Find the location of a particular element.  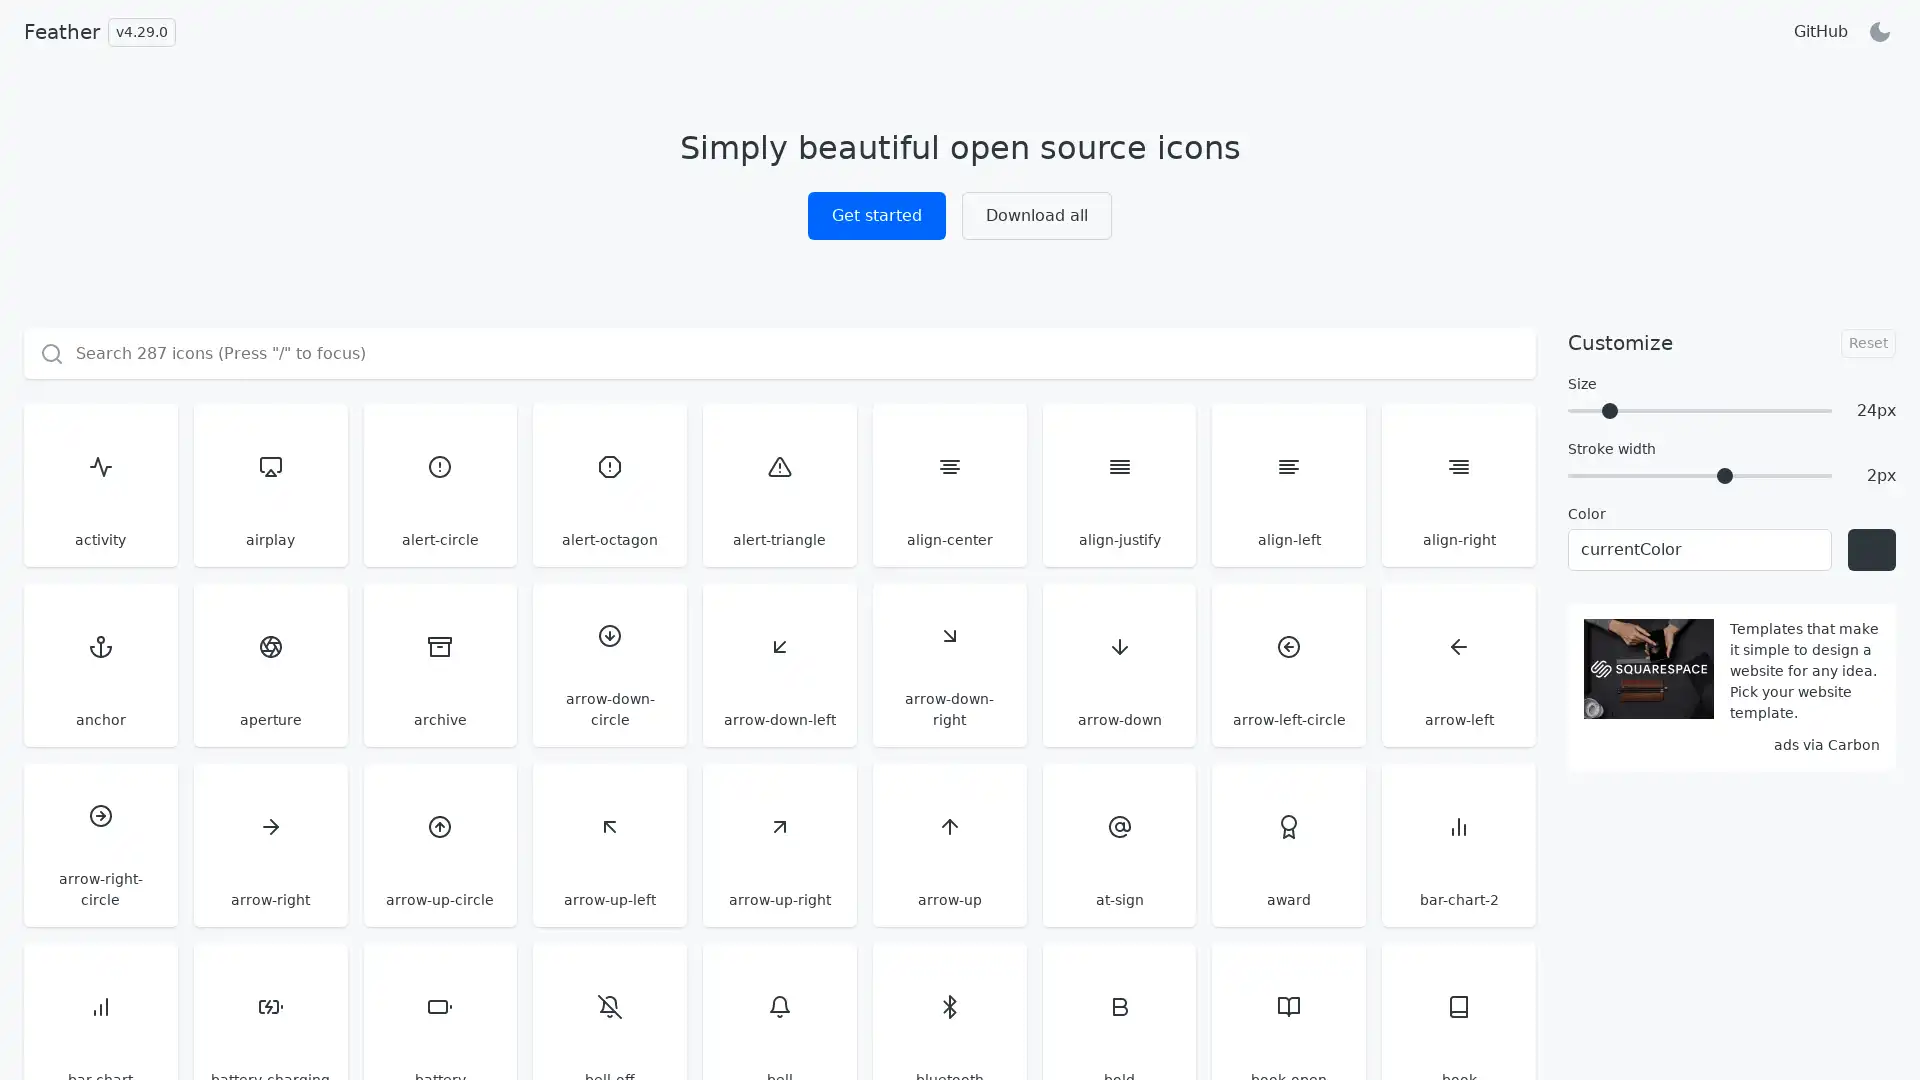

archive is located at coordinates (439, 664).